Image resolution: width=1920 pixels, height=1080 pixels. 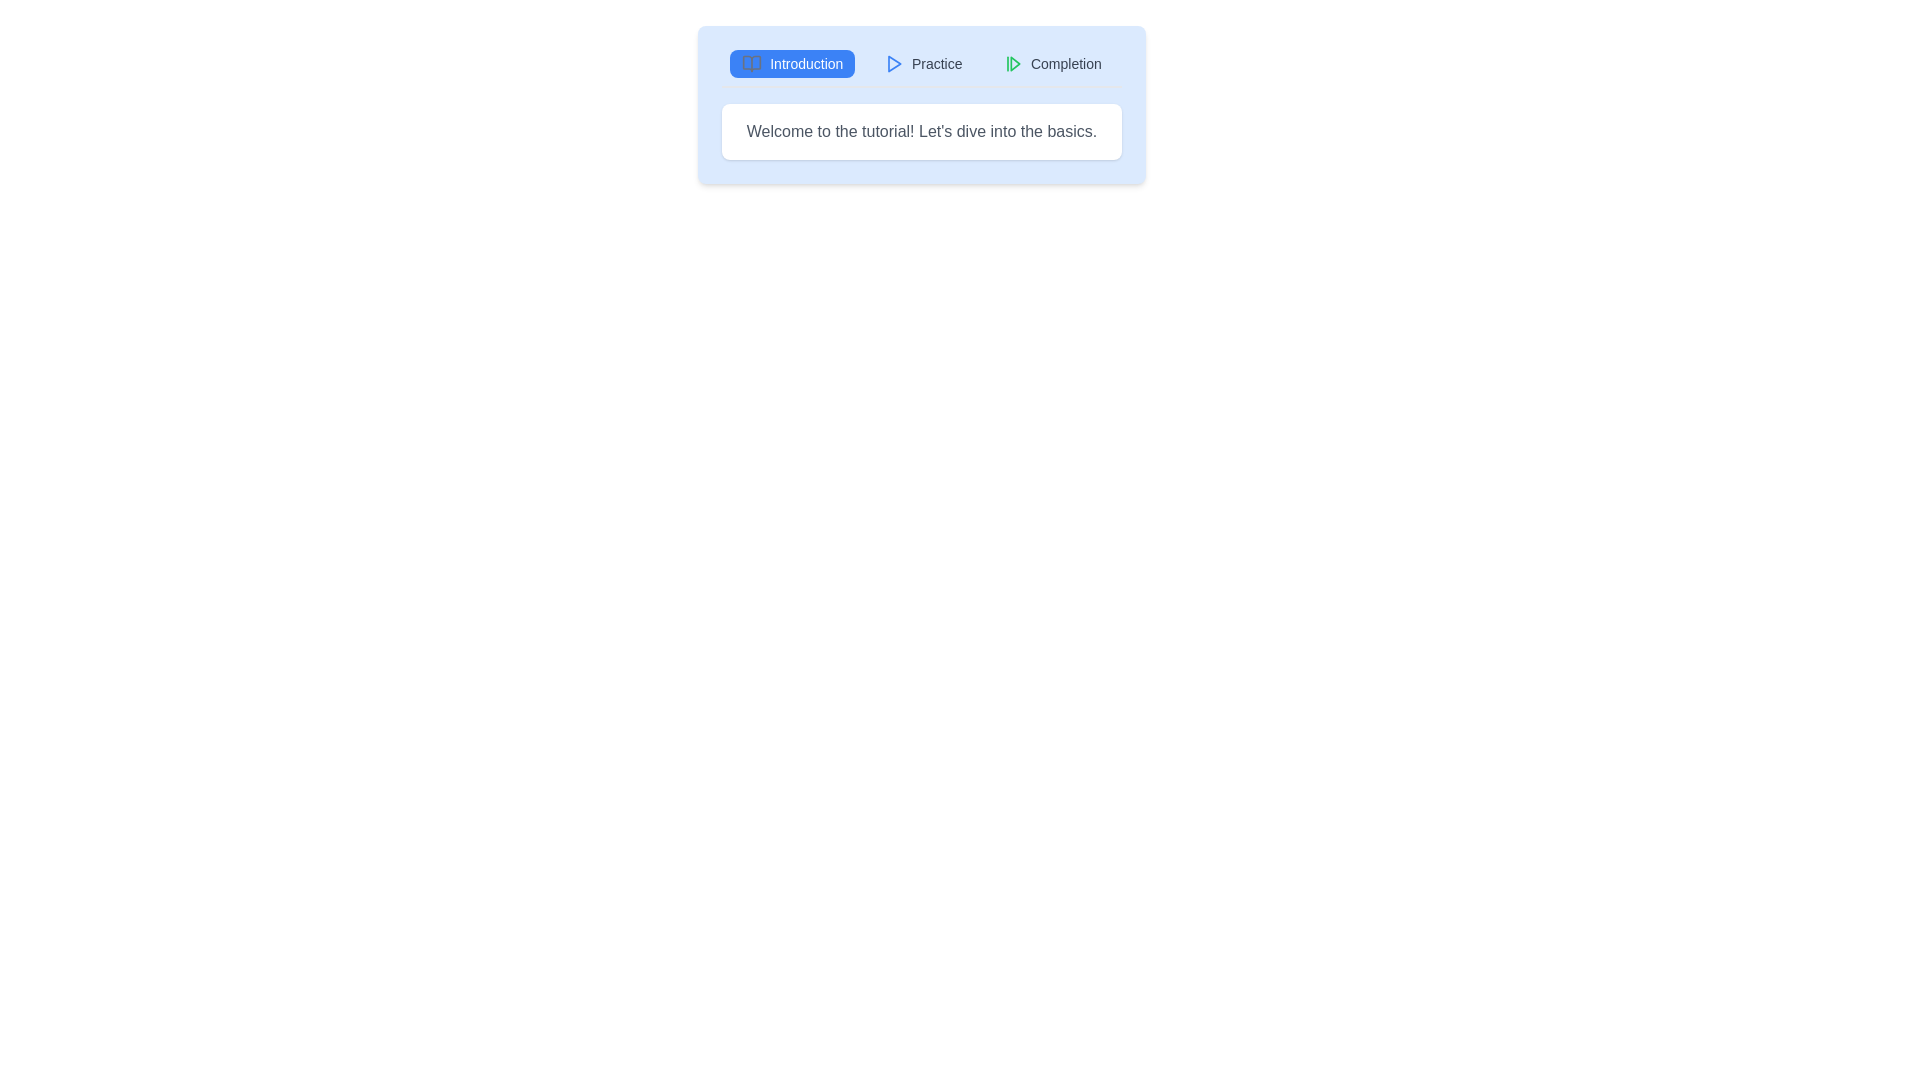 I want to click on the text content area to select the text, so click(x=920, y=131).